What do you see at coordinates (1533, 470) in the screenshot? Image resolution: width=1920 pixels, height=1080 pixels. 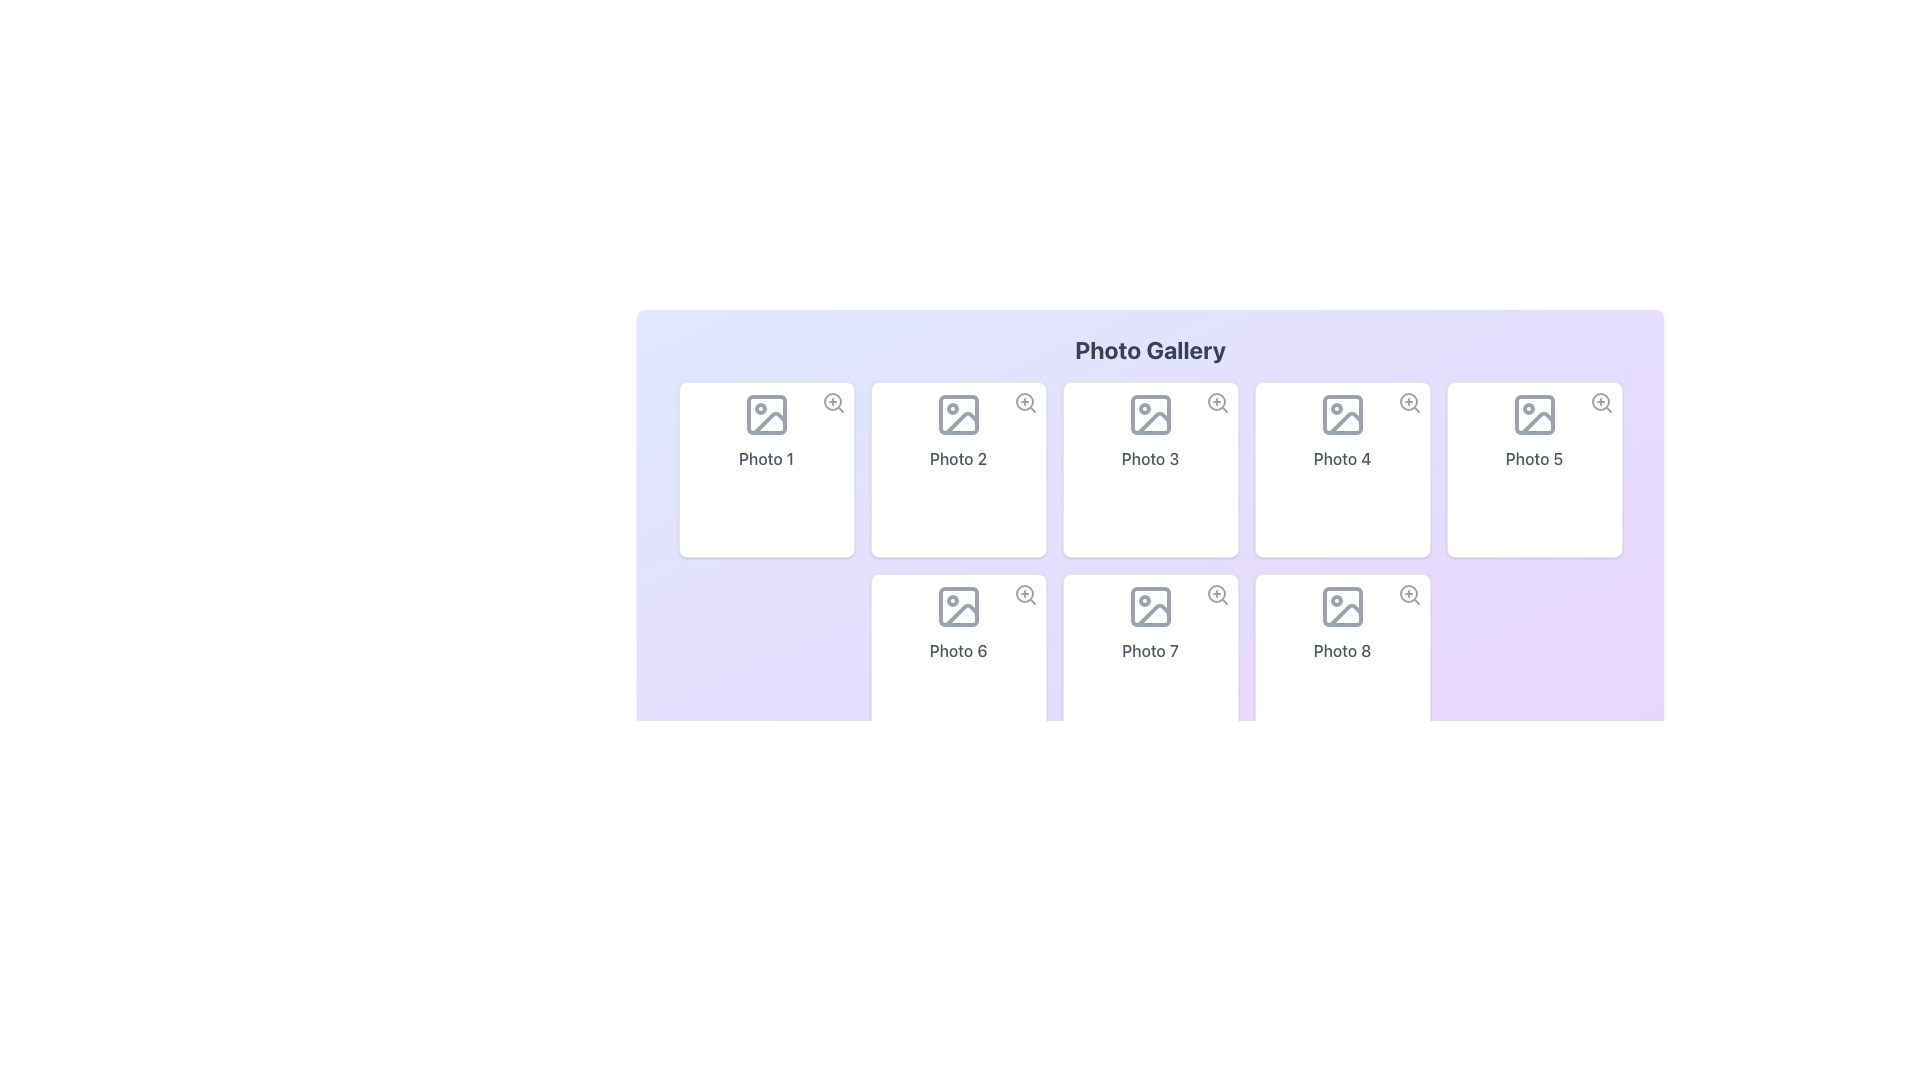 I see `the Interactive card element representing 'Photo 5' in the top-right position of the first row in the 'Photo Gallery' grid` at bounding box center [1533, 470].